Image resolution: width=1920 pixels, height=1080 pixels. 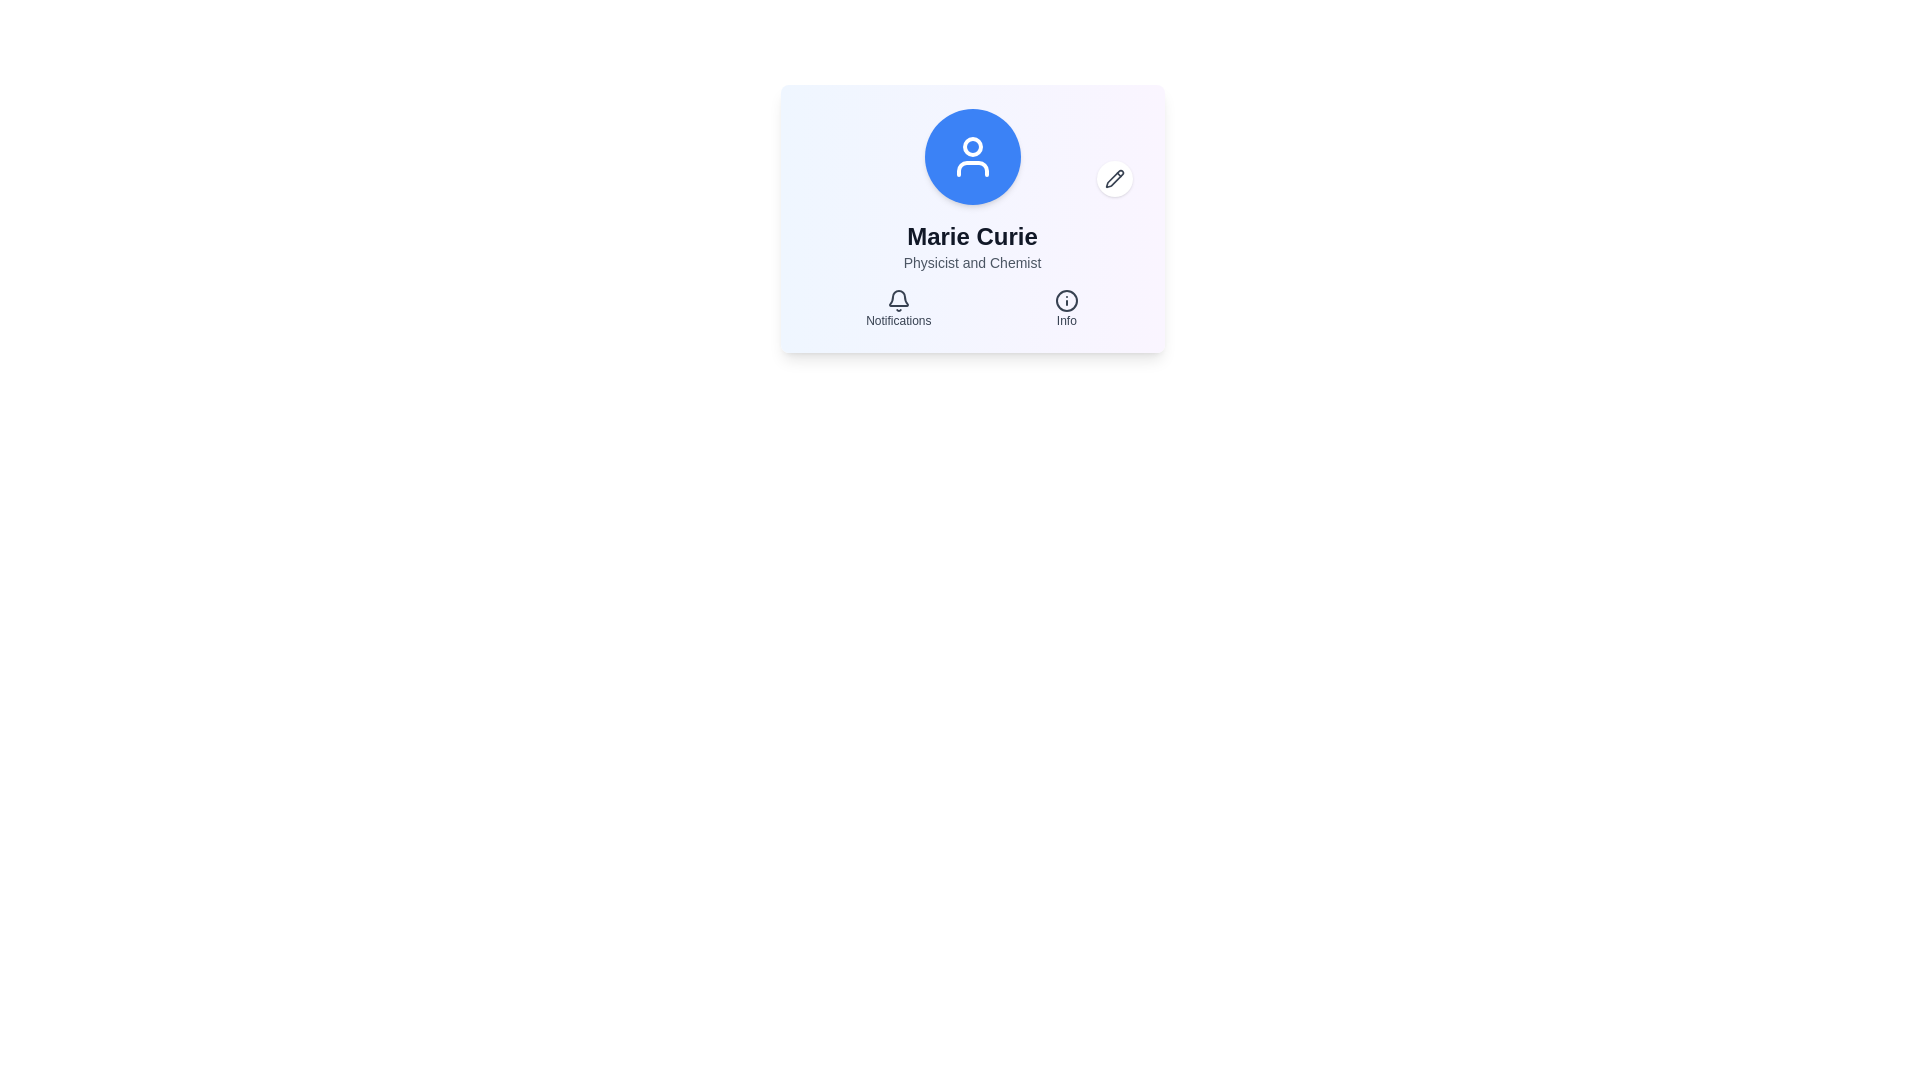 I want to click on the edit button located at the bottom-right corner of the user profile card to observe any hover effects, so click(x=1113, y=177).